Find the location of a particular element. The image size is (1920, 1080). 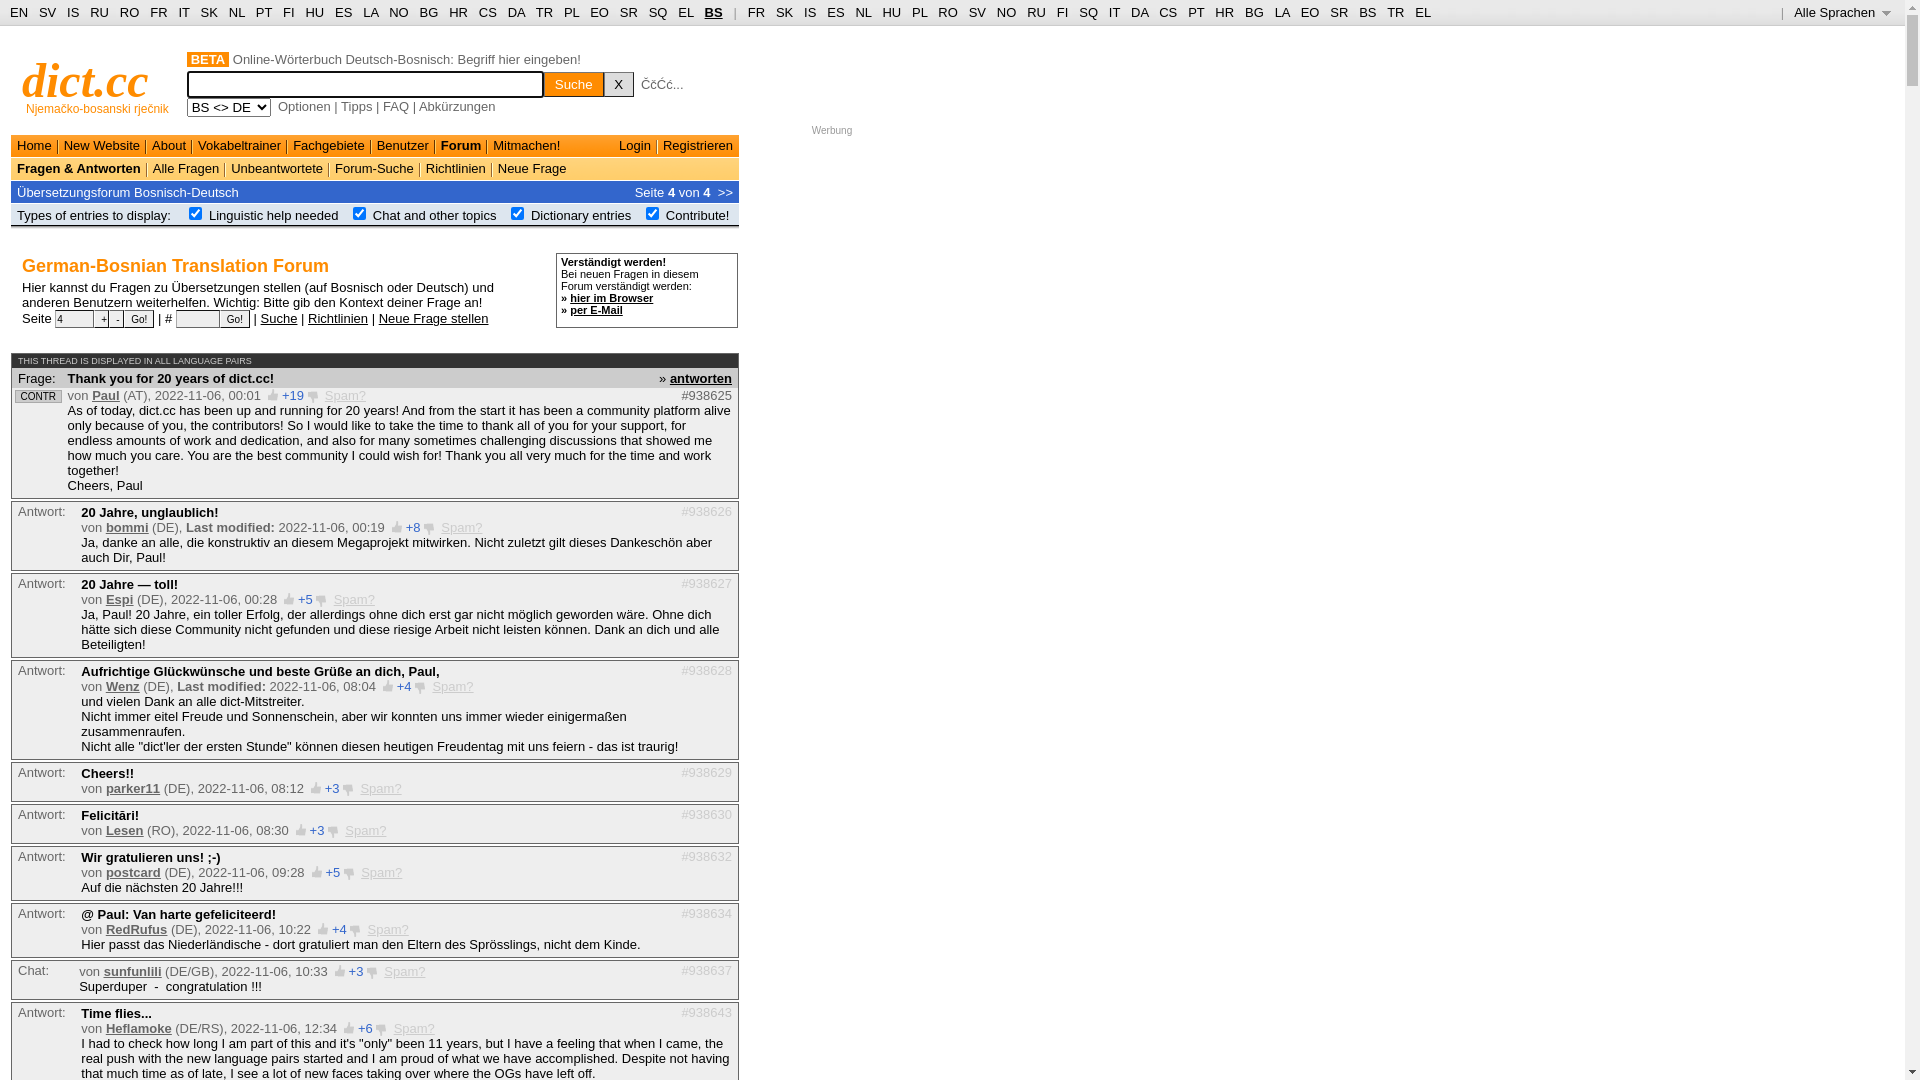

'DA' is located at coordinates (1131, 12).